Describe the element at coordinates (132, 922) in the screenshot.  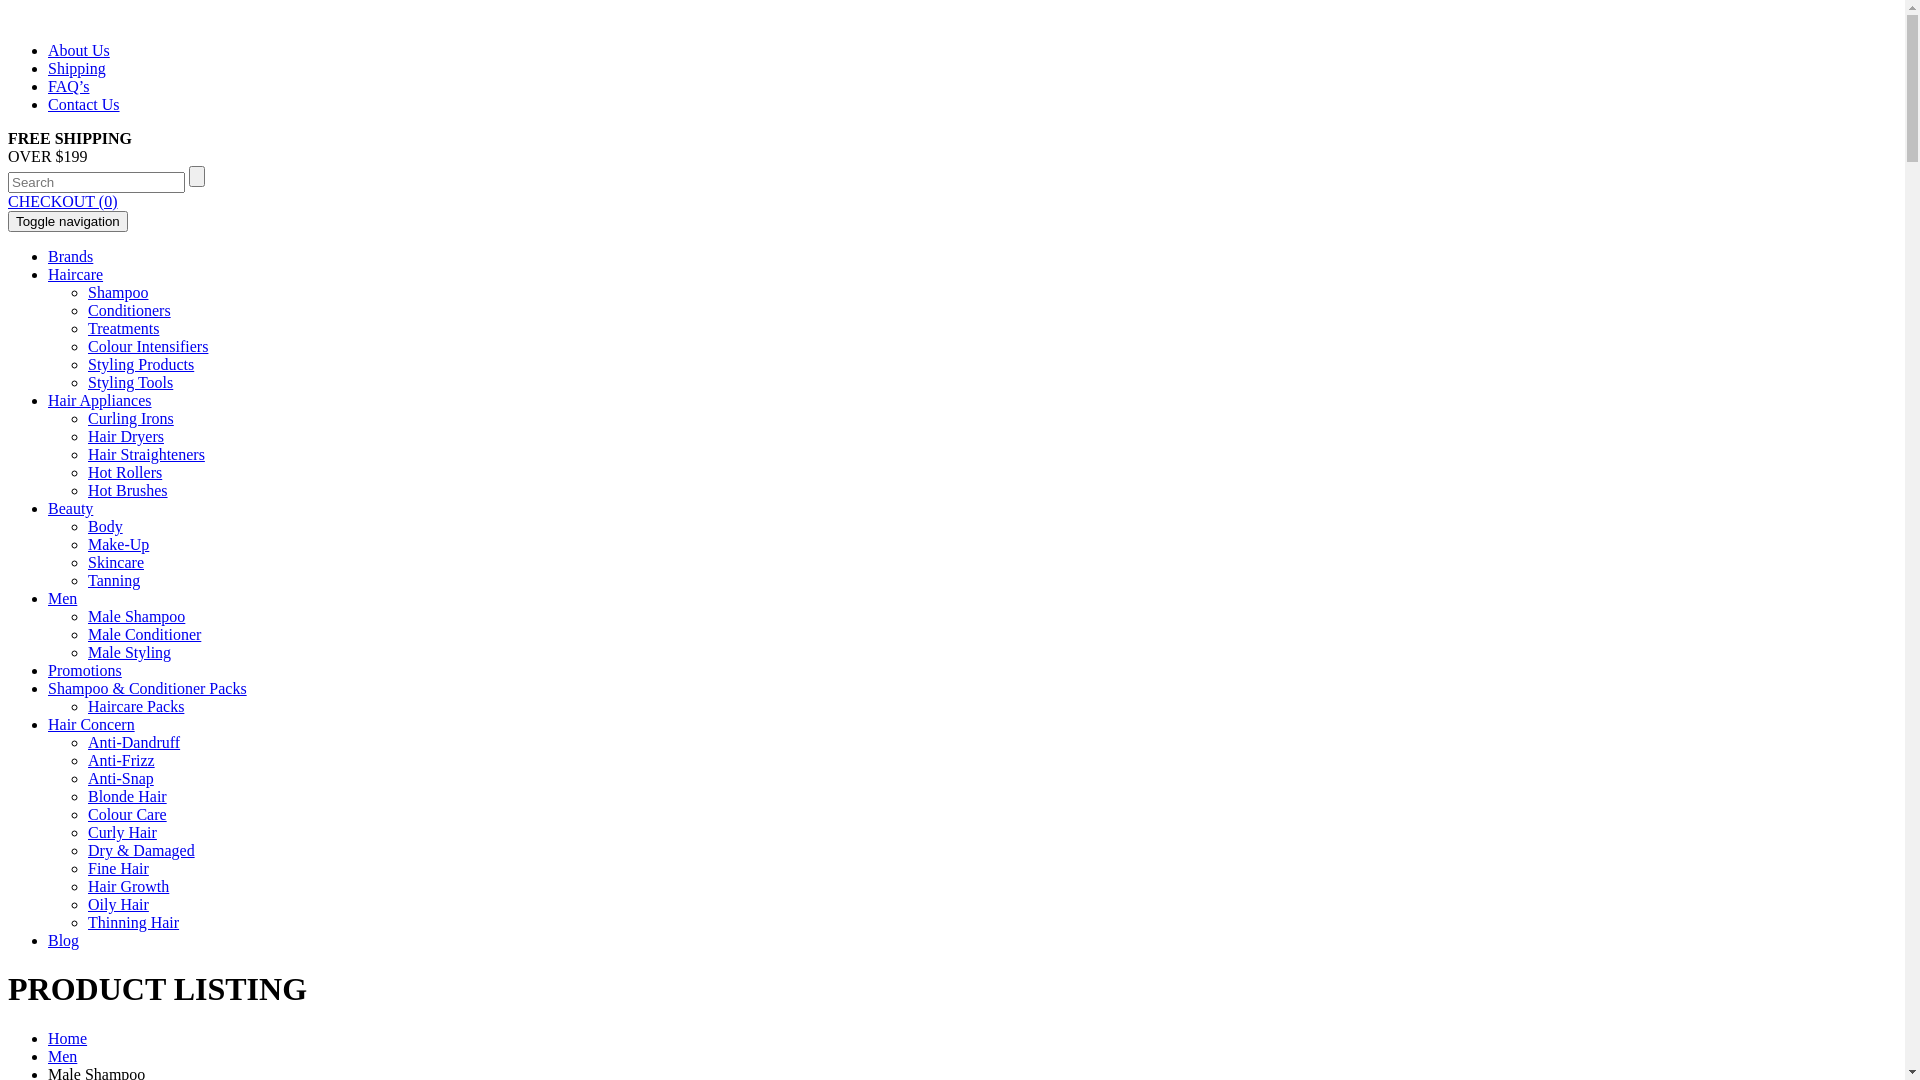
I see `'Thinning Hair'` at that location.